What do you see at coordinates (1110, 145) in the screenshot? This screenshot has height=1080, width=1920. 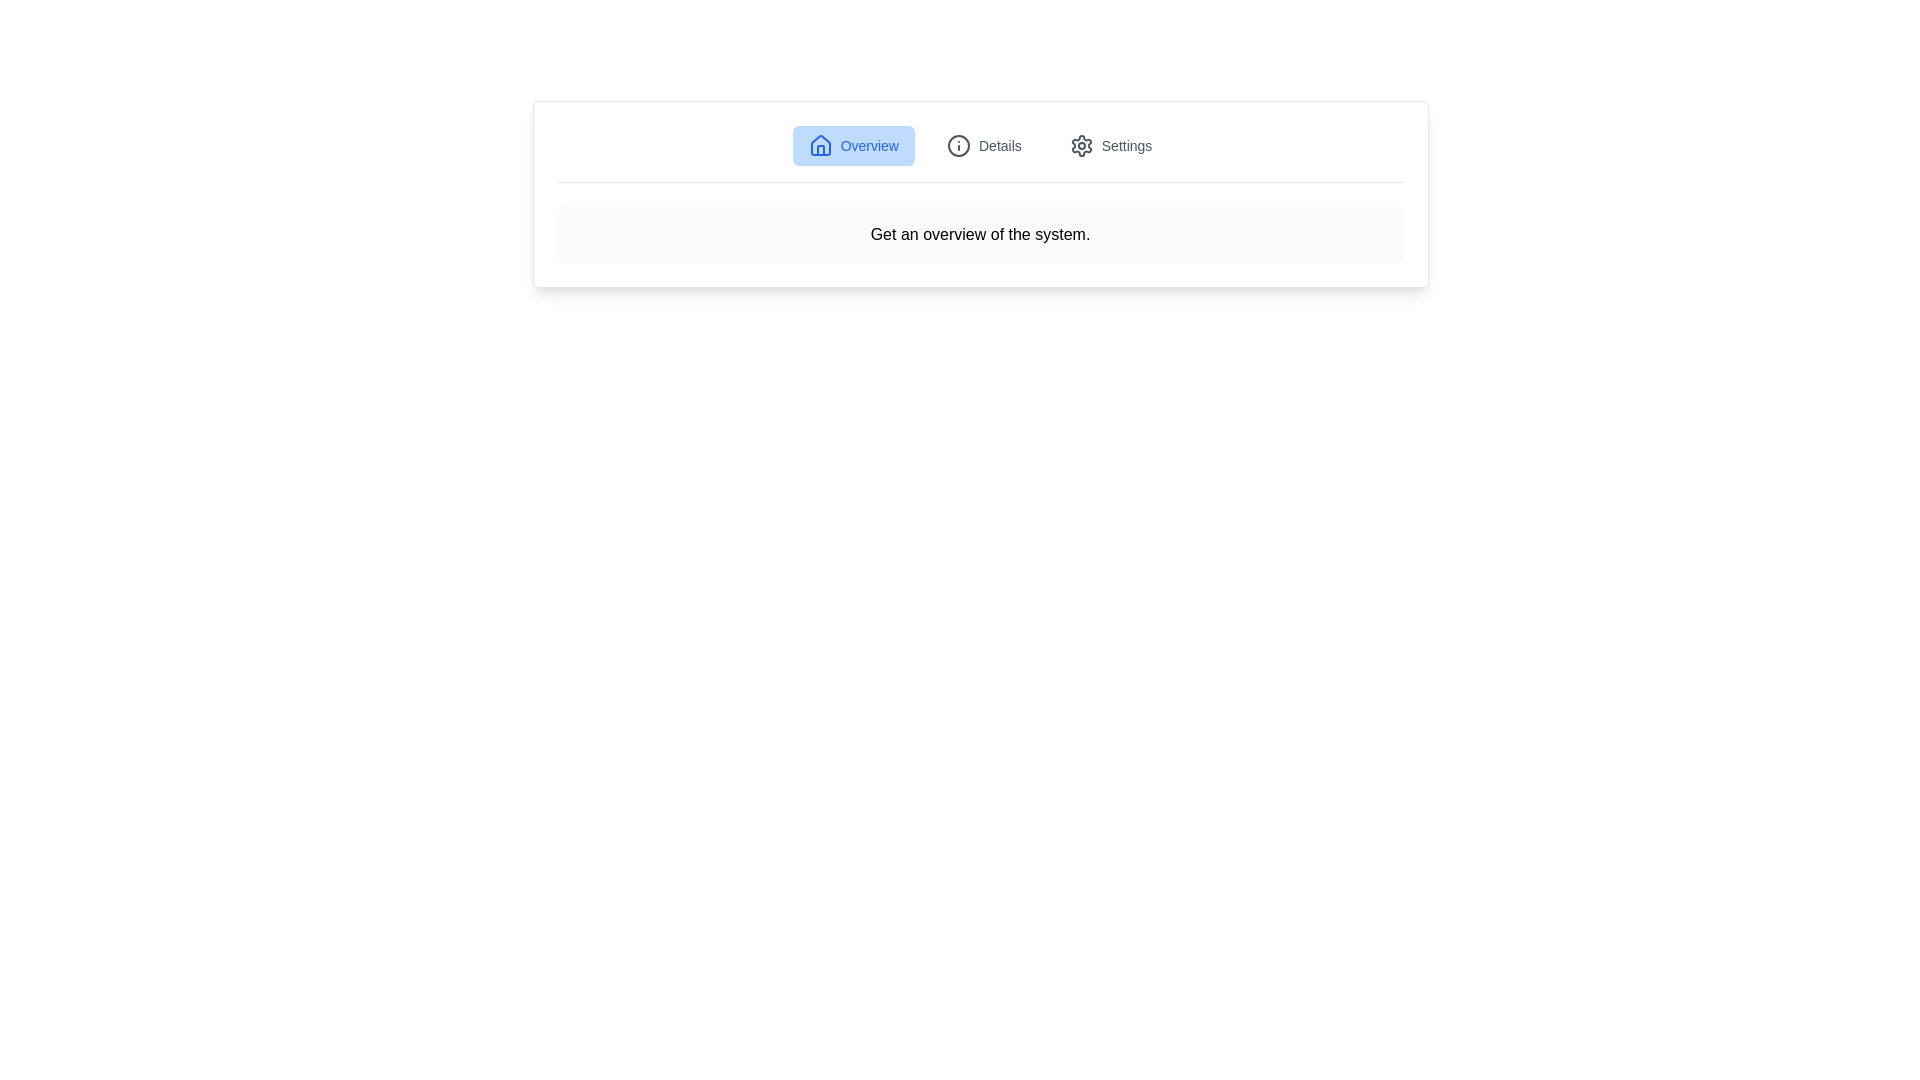 I see `the 'Settings' button located under the top navigation menu` at bounding box center [1110, 145].